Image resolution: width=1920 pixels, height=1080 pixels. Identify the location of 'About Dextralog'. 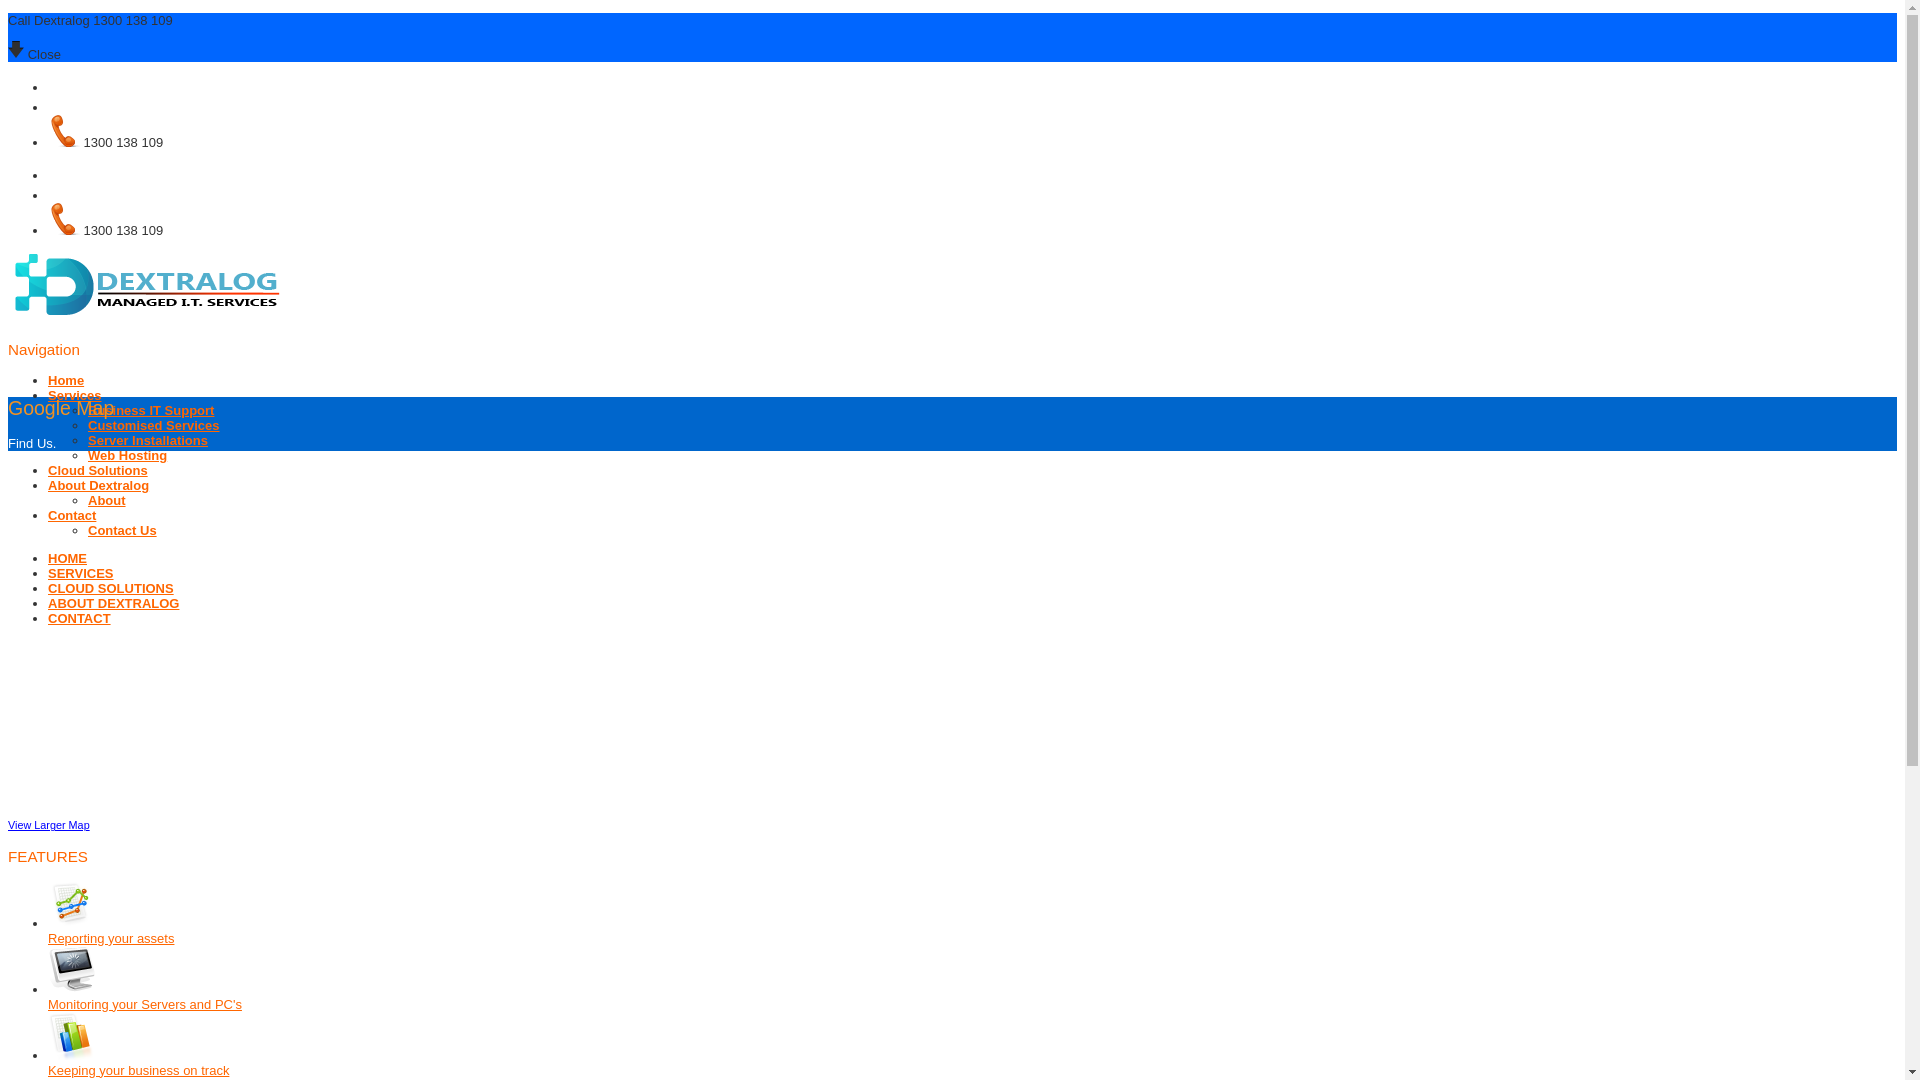
(97, 485).